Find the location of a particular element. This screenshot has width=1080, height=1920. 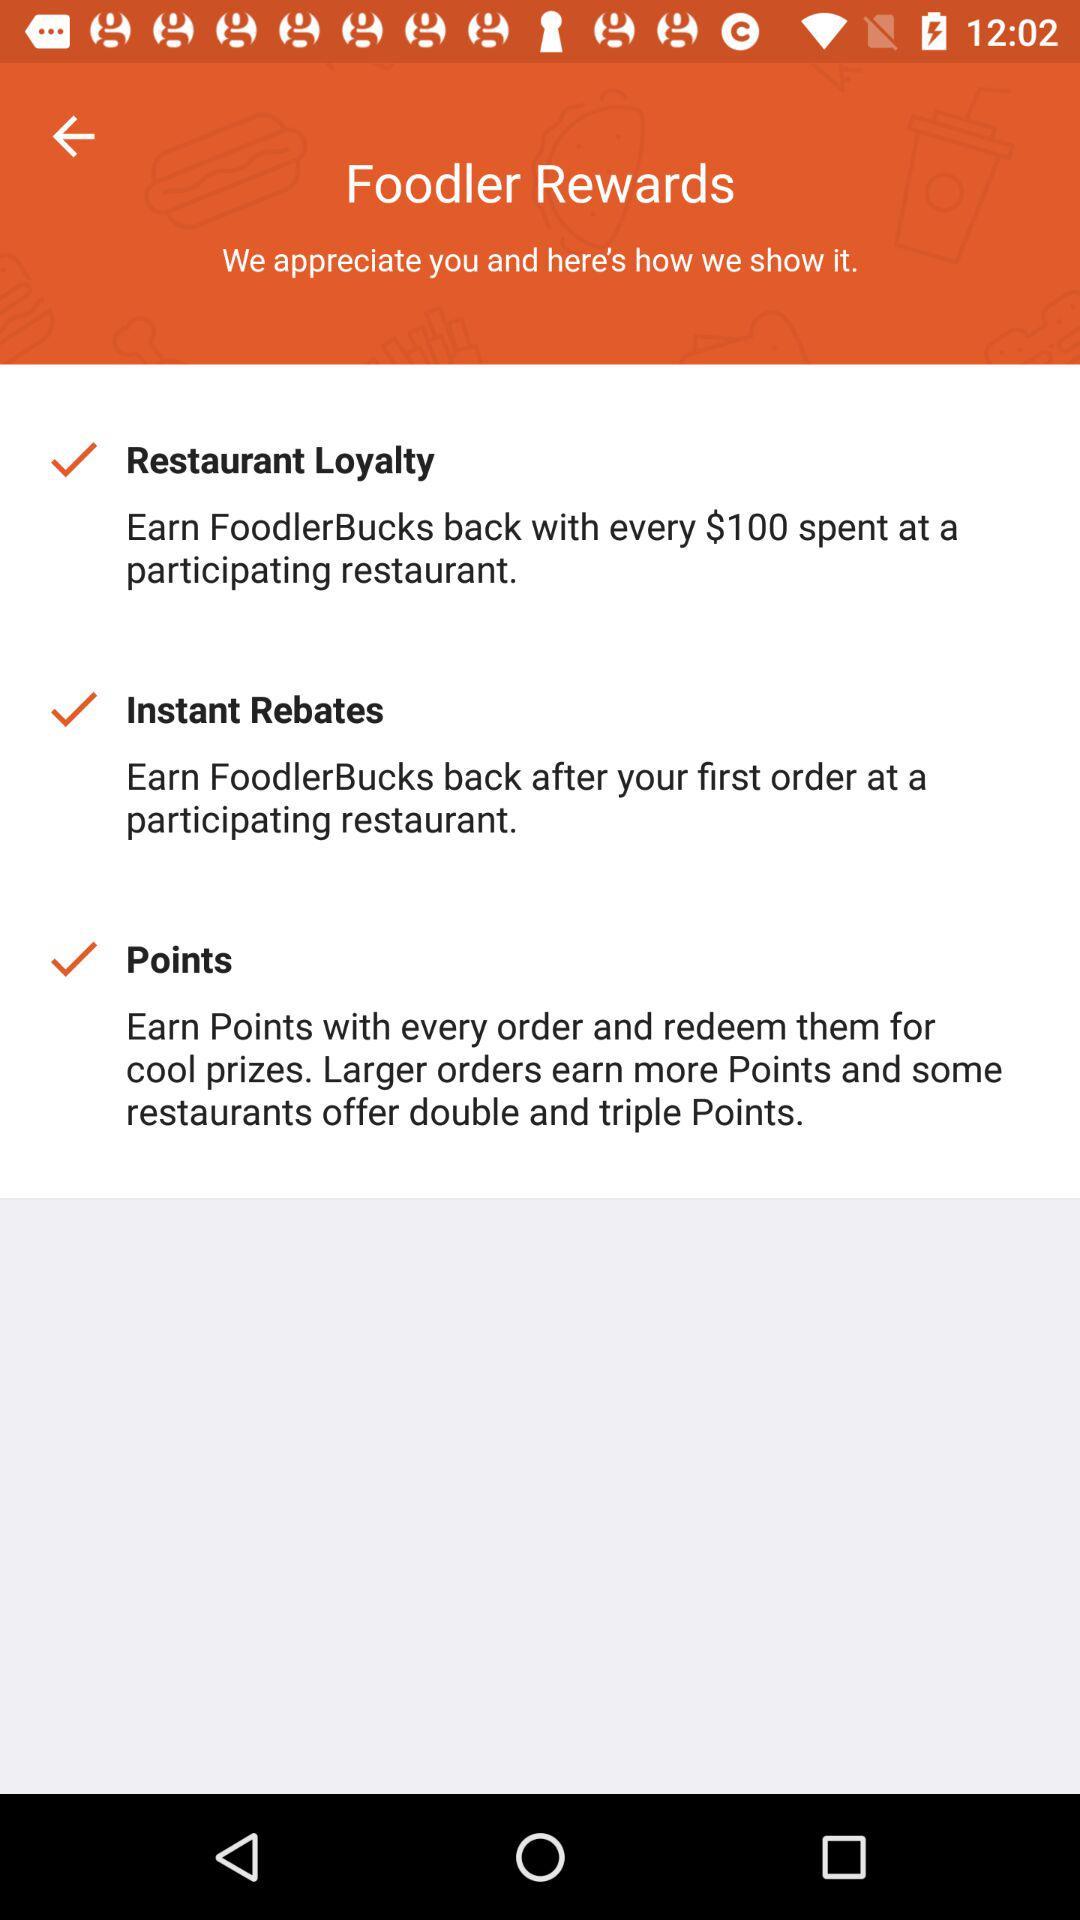

the check mark icon which is just beside the points is located at coordinates (72, 957).